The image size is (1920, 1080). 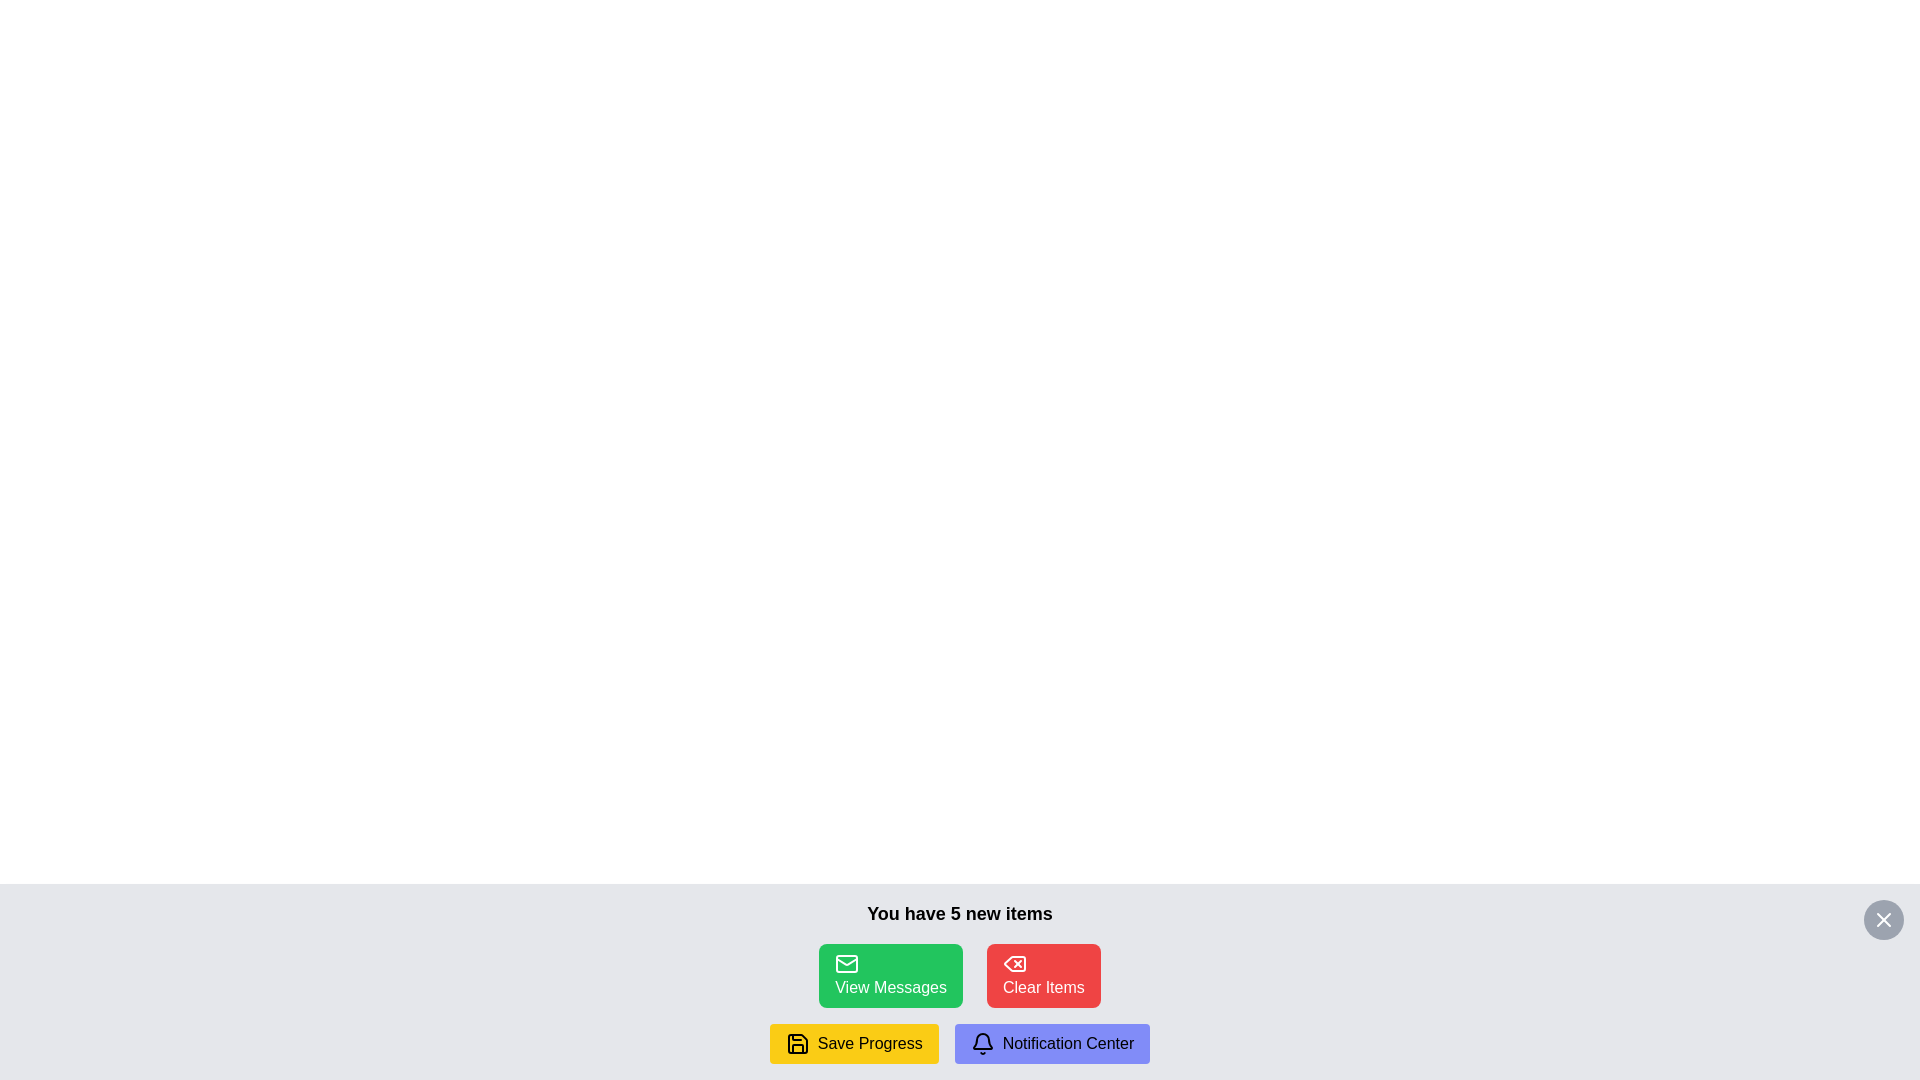 What do you see at coordinates (1042, 974) in the screenshot?
I see `the clear button located to the immediate right of the green 'View Messages' button` at bounding box center [1042, 974].